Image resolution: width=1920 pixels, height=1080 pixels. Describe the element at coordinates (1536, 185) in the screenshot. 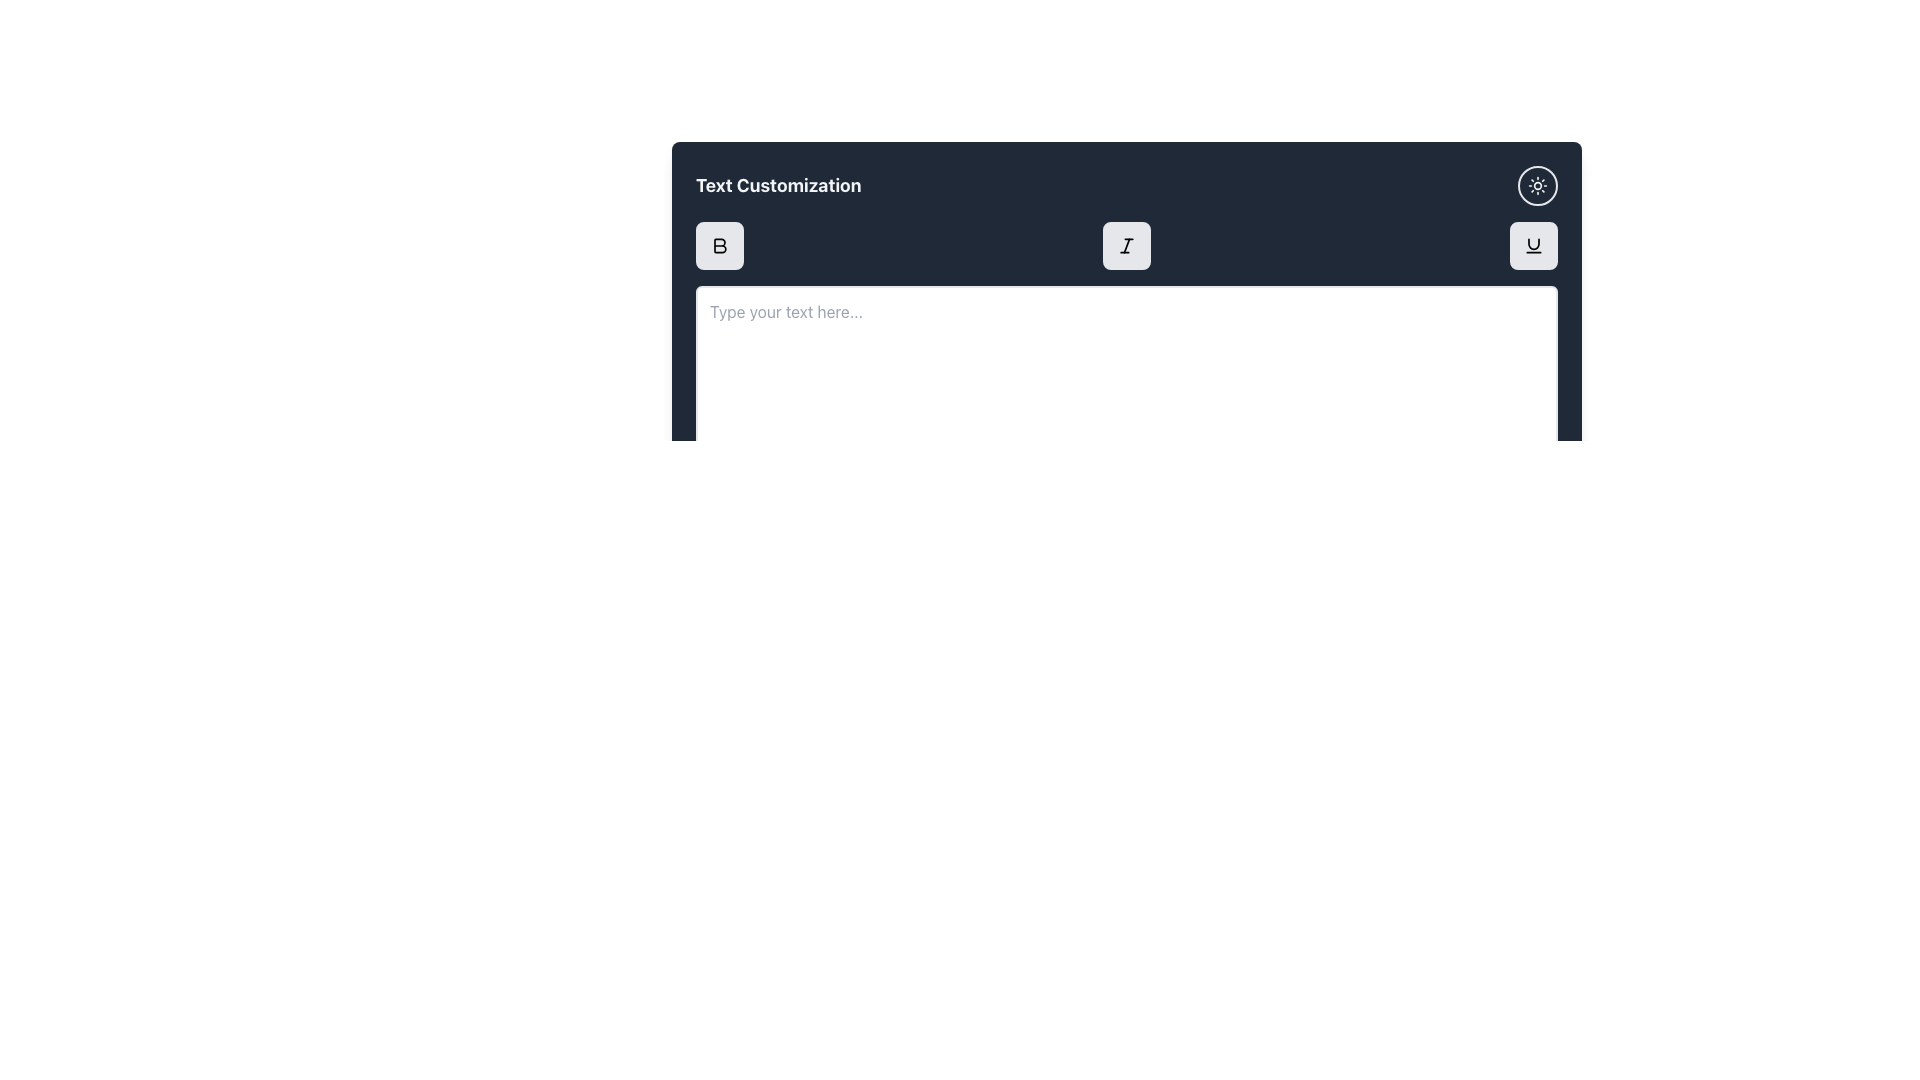

I see `the central sun icon that toggles settings related to light, brightness, or themes in the application` at that location.